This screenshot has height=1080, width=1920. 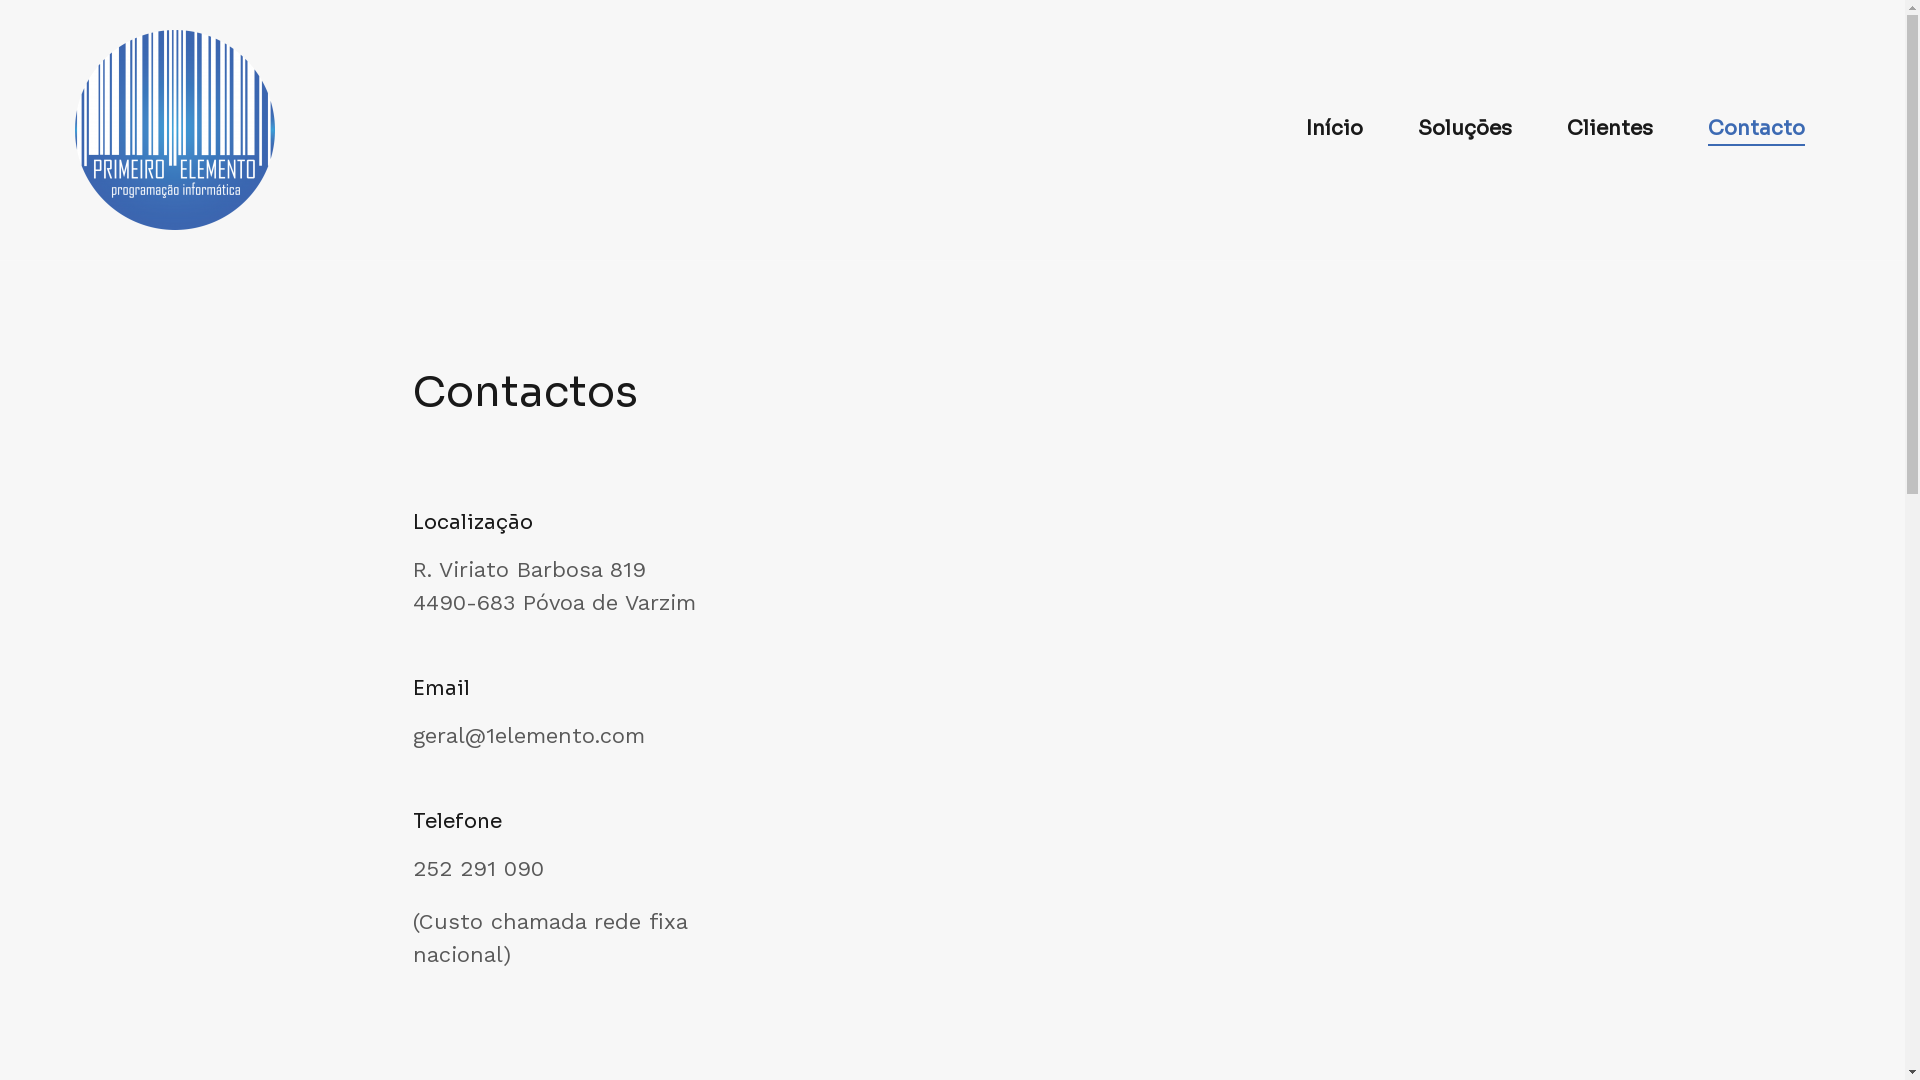 What do you see at coordinates (1755, 130) in the screenshot?
I see `'Contacto'` at bounding box center [1755, 130].